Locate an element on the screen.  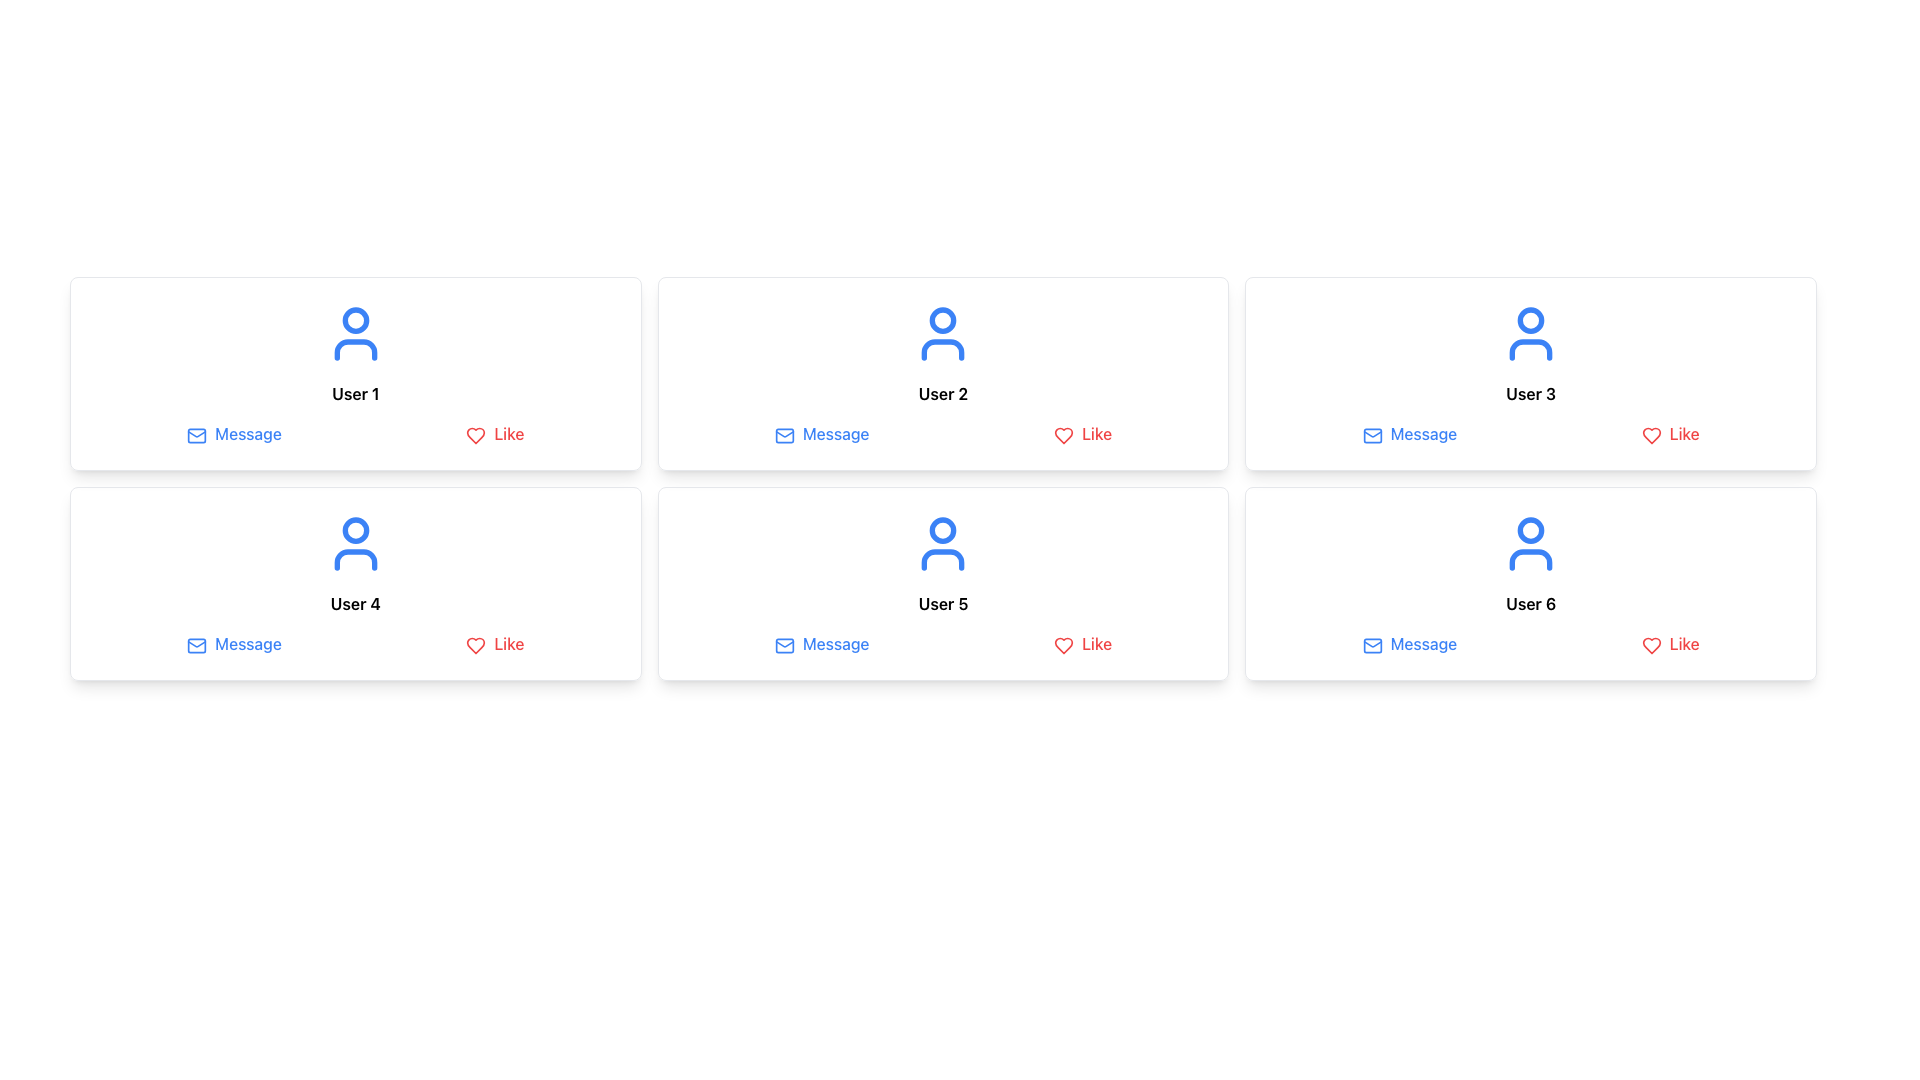
the blue circular head icon representing User 3, located at the top-center of the user avatar is located at coordinates (1530, 319).